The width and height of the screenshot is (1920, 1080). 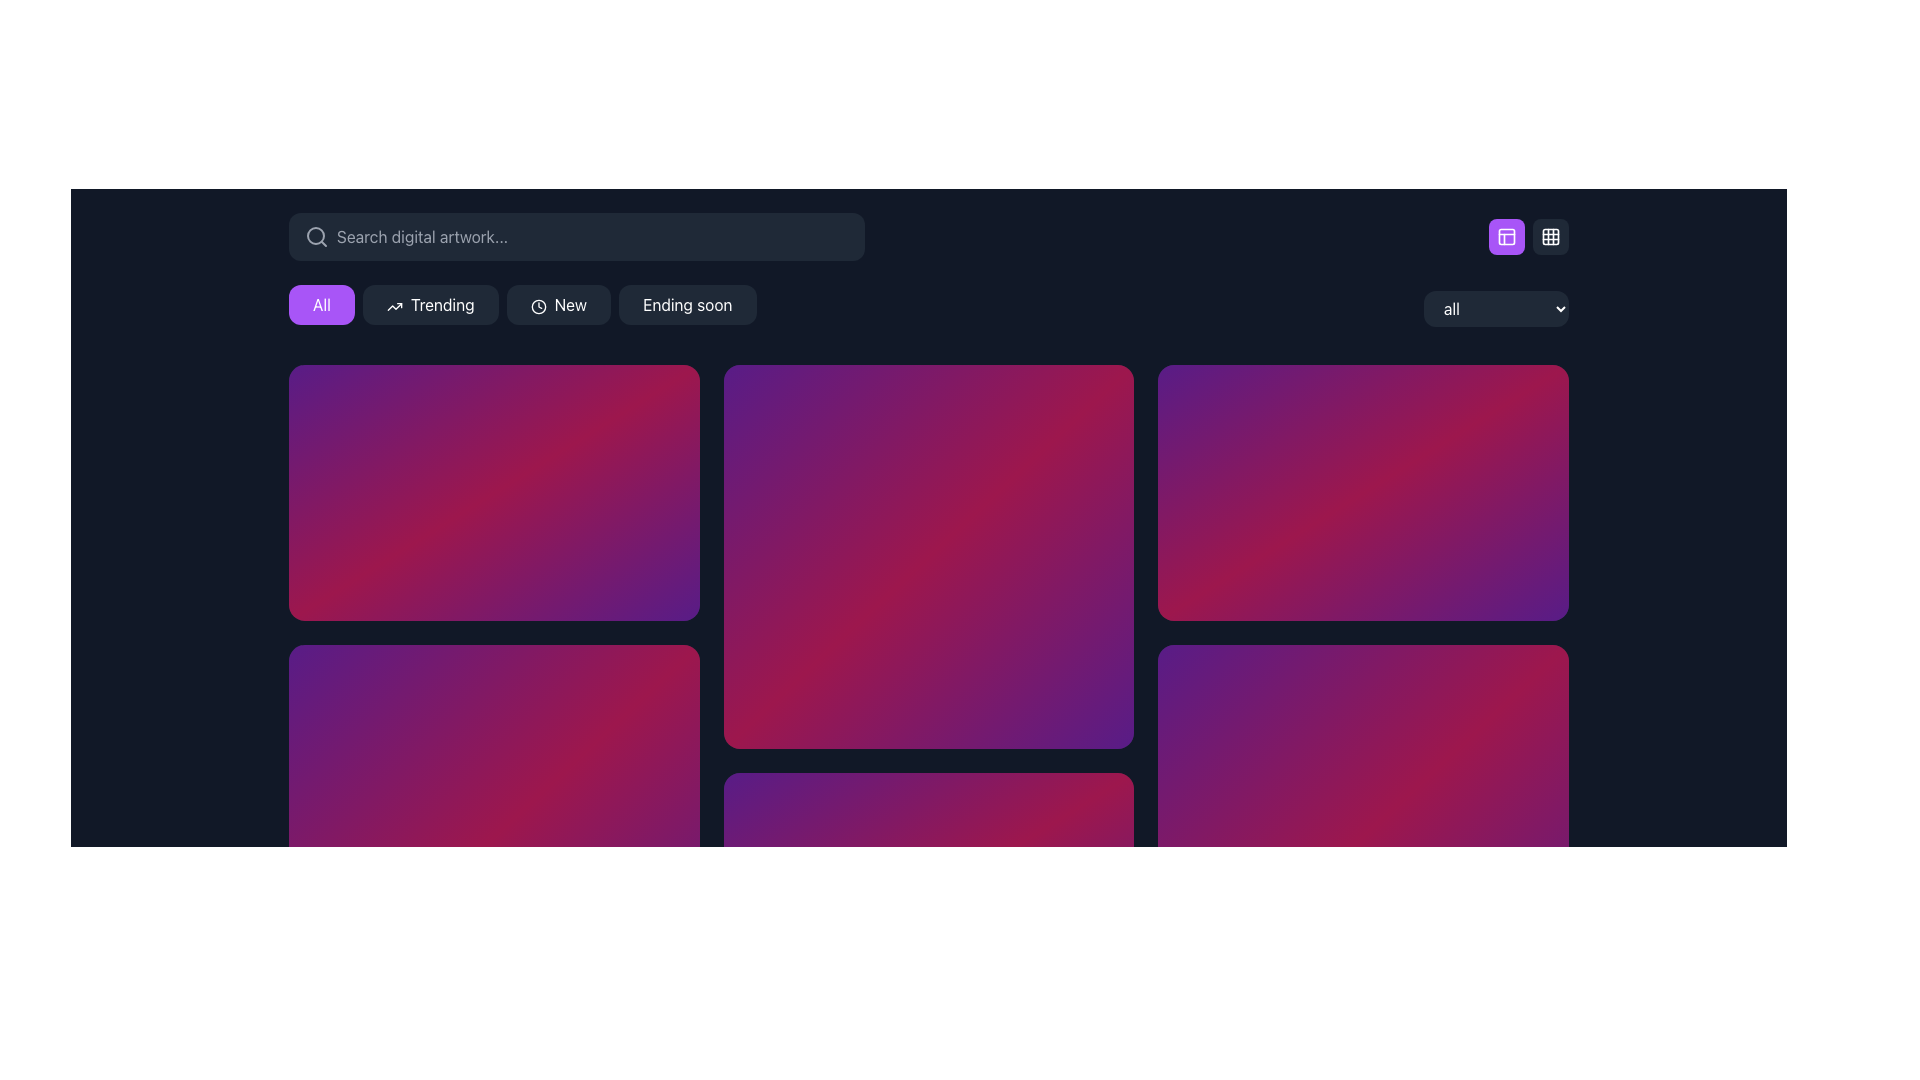 I want to click on the central square of the 3x3 grid icon located in the top-right corner of the interface, so click(x=1549, y=235).